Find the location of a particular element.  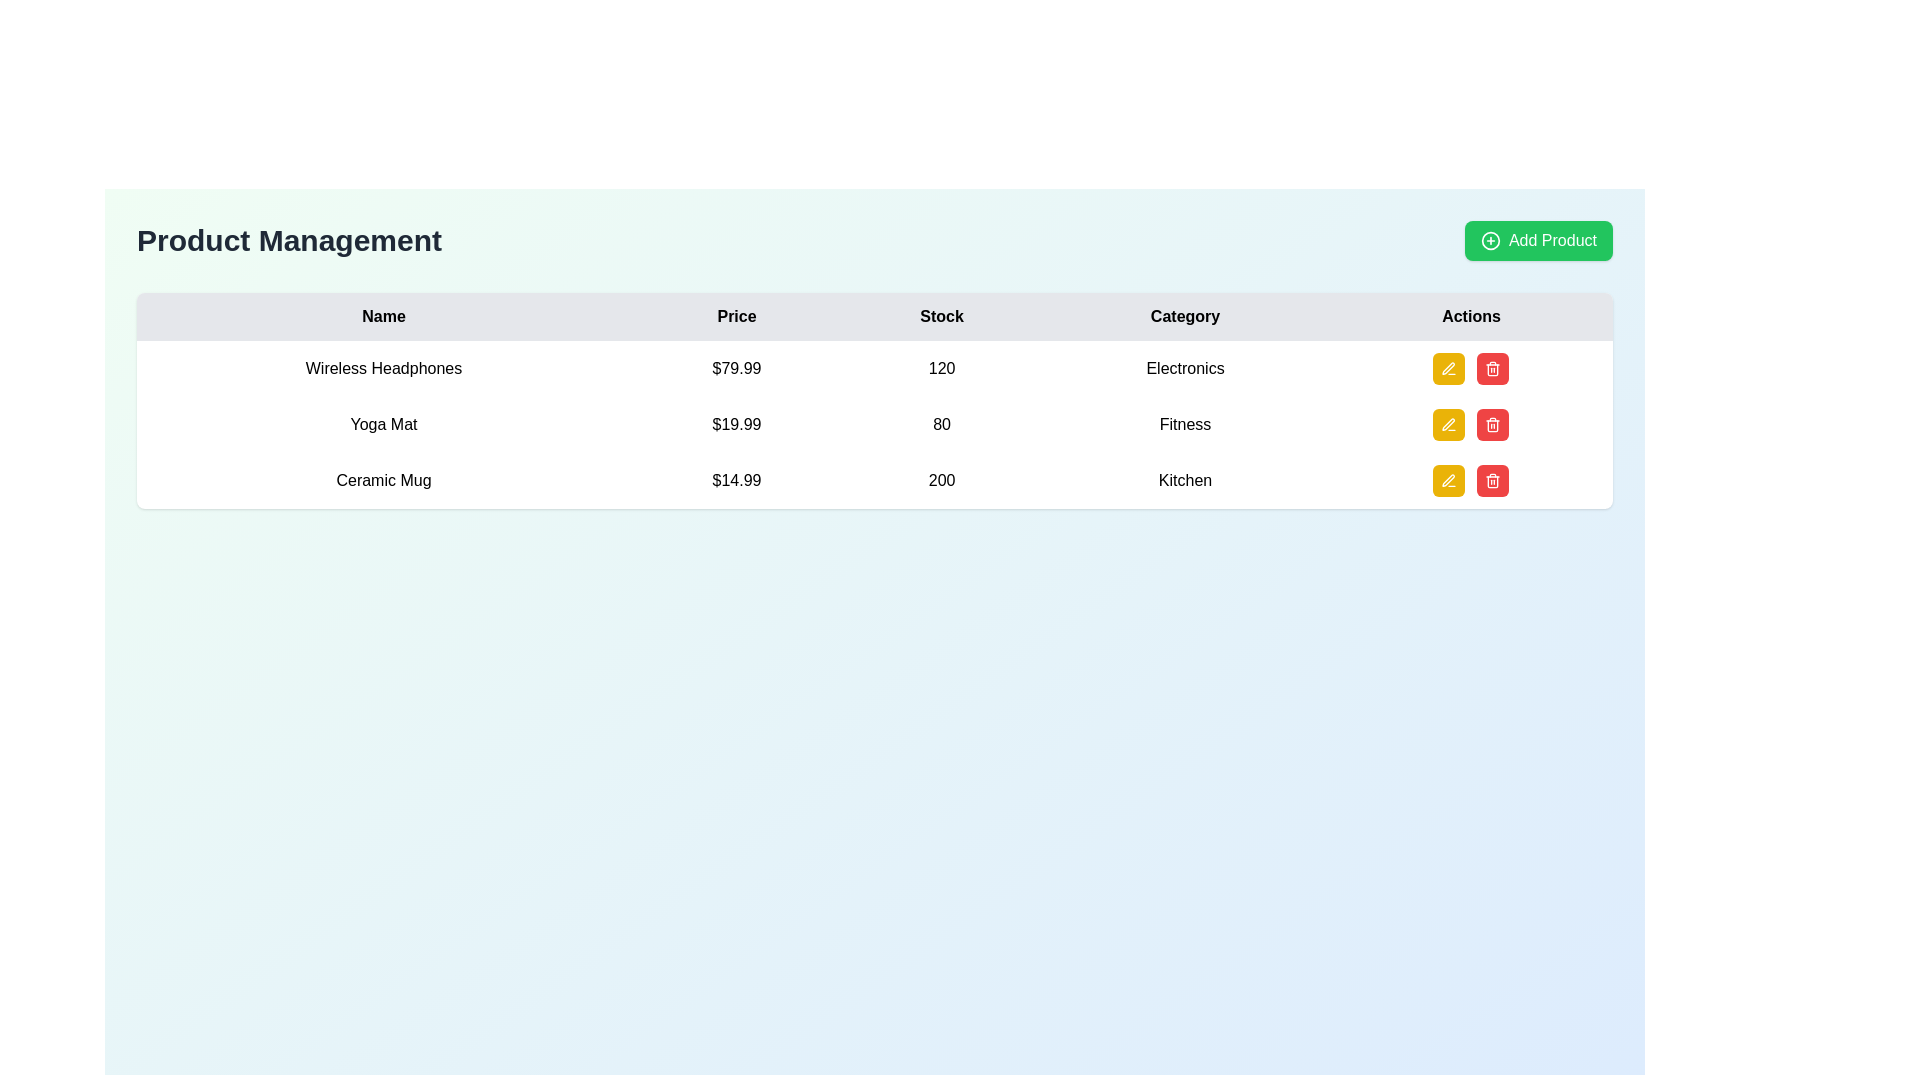

the text label that describes the product name in the third row of the leftmost column under the 'Name' header is located at coordinates (384, 481).